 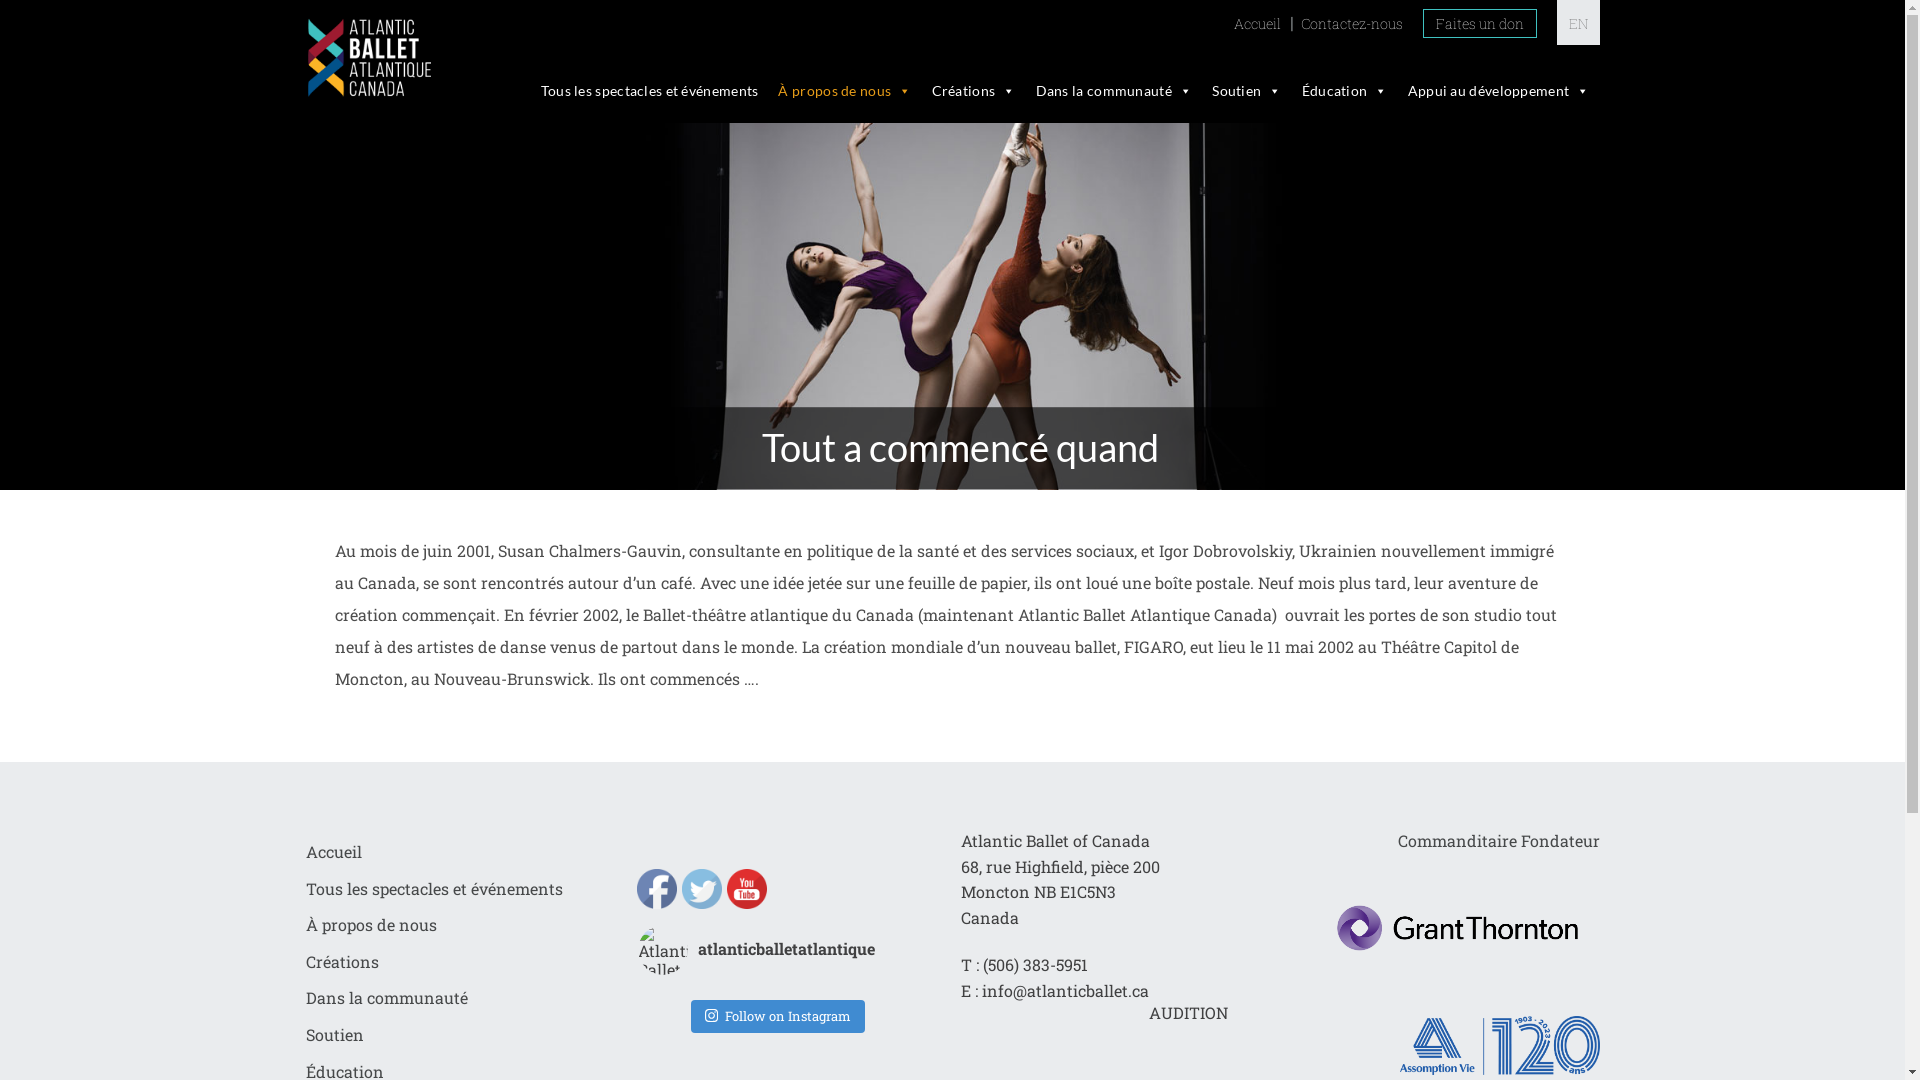 I want to click on 'atlanticballetatlantique', so click(x=774, y=948).